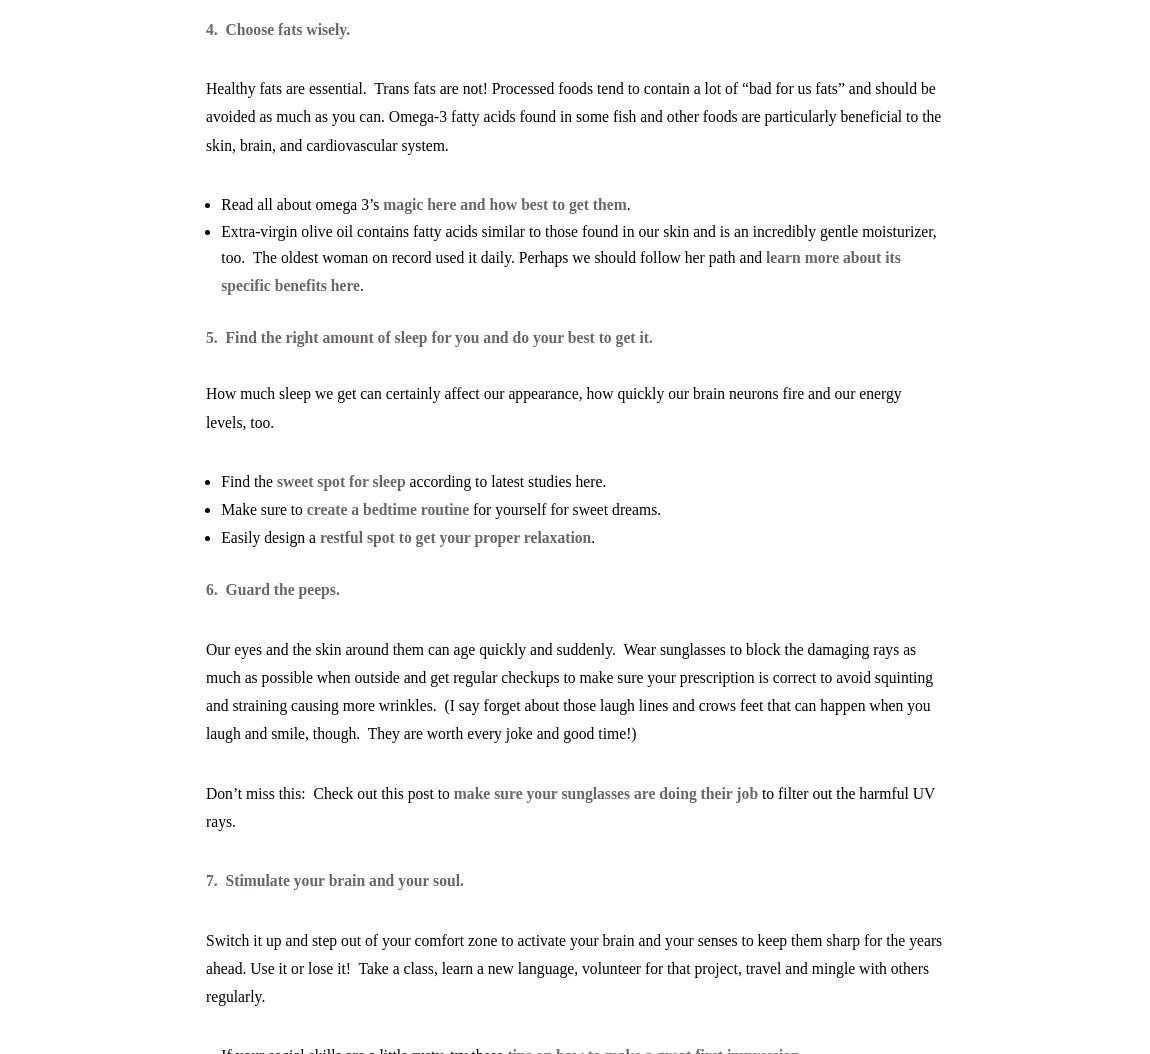  What do you see at coordinates (604, 791) in the screenshot?
I see `'make sure your sunglasses are doing their job'` at bounding box center [604, 791].